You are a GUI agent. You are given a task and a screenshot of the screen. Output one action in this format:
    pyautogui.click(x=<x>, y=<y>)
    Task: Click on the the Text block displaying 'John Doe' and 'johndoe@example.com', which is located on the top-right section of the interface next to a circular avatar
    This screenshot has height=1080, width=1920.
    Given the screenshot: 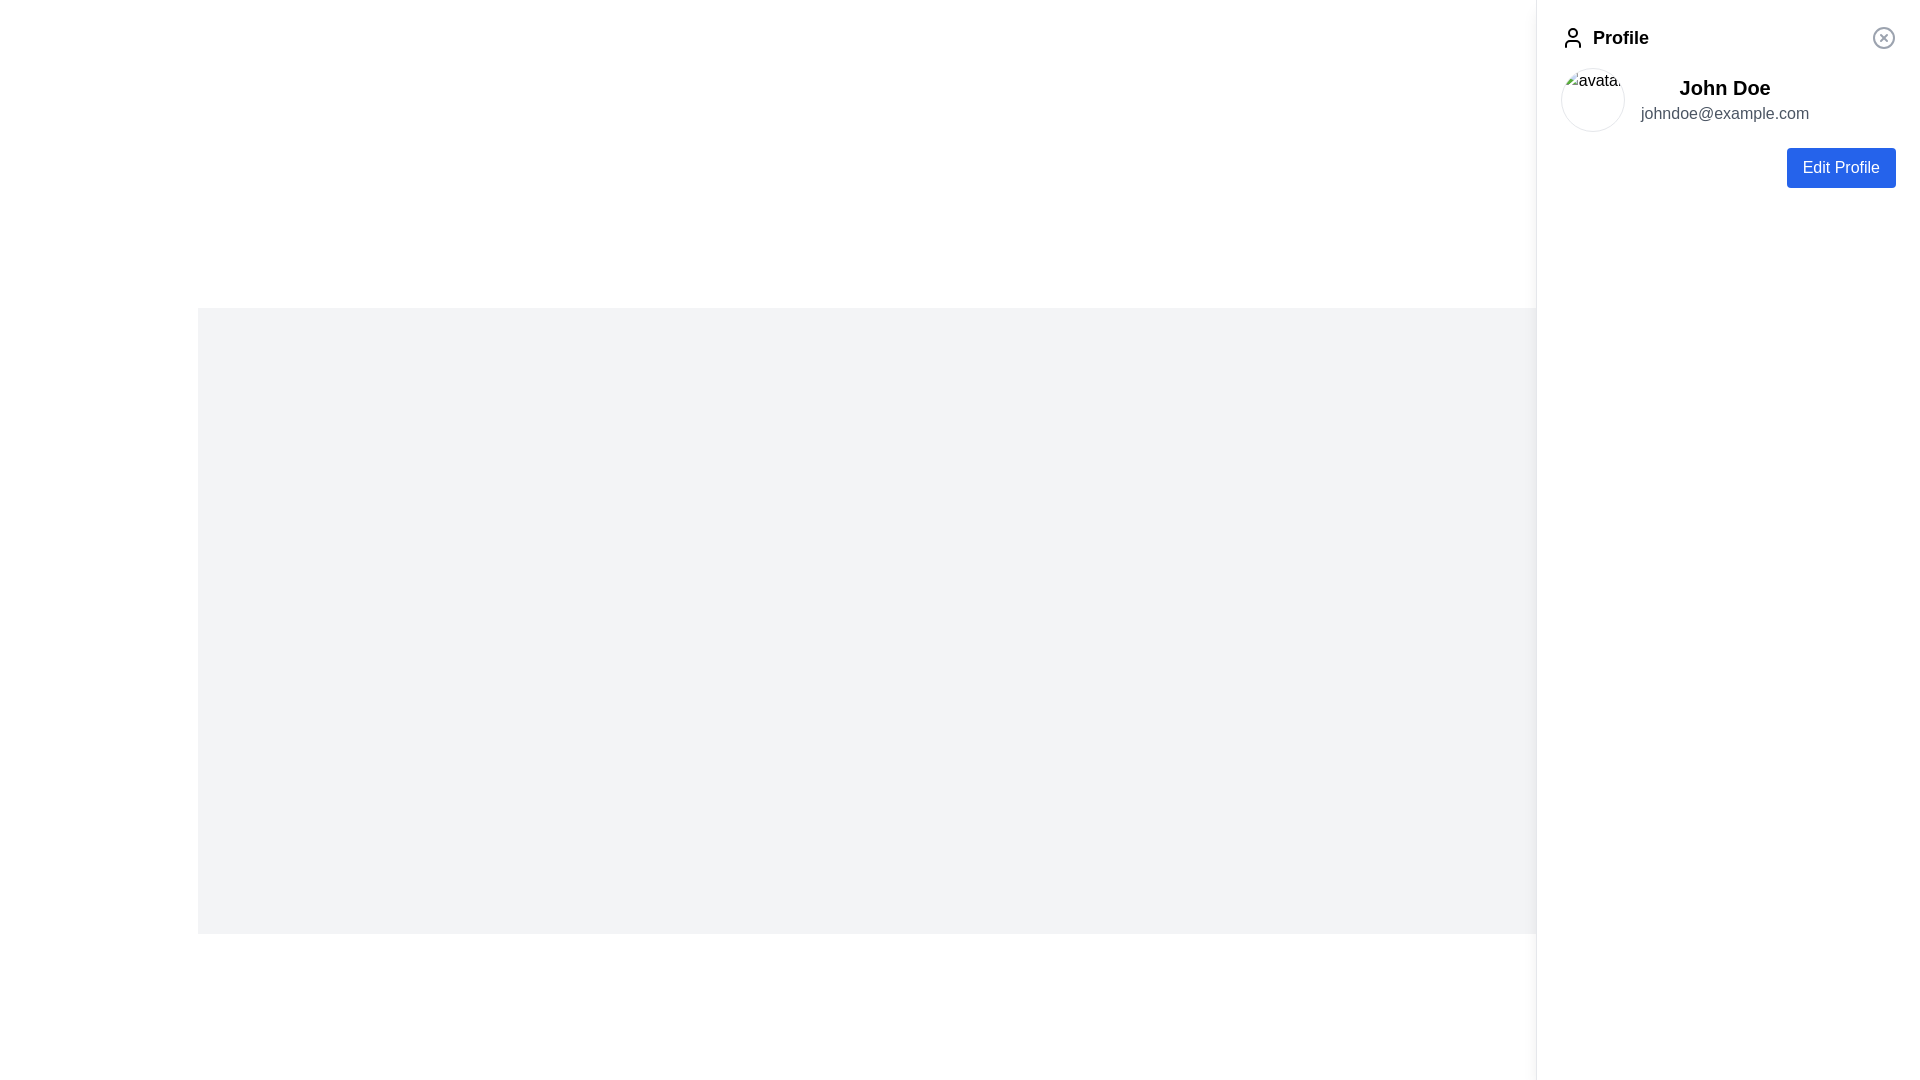 What is the action you would take?
    pyautogui.click(x=1724, y=100)
    